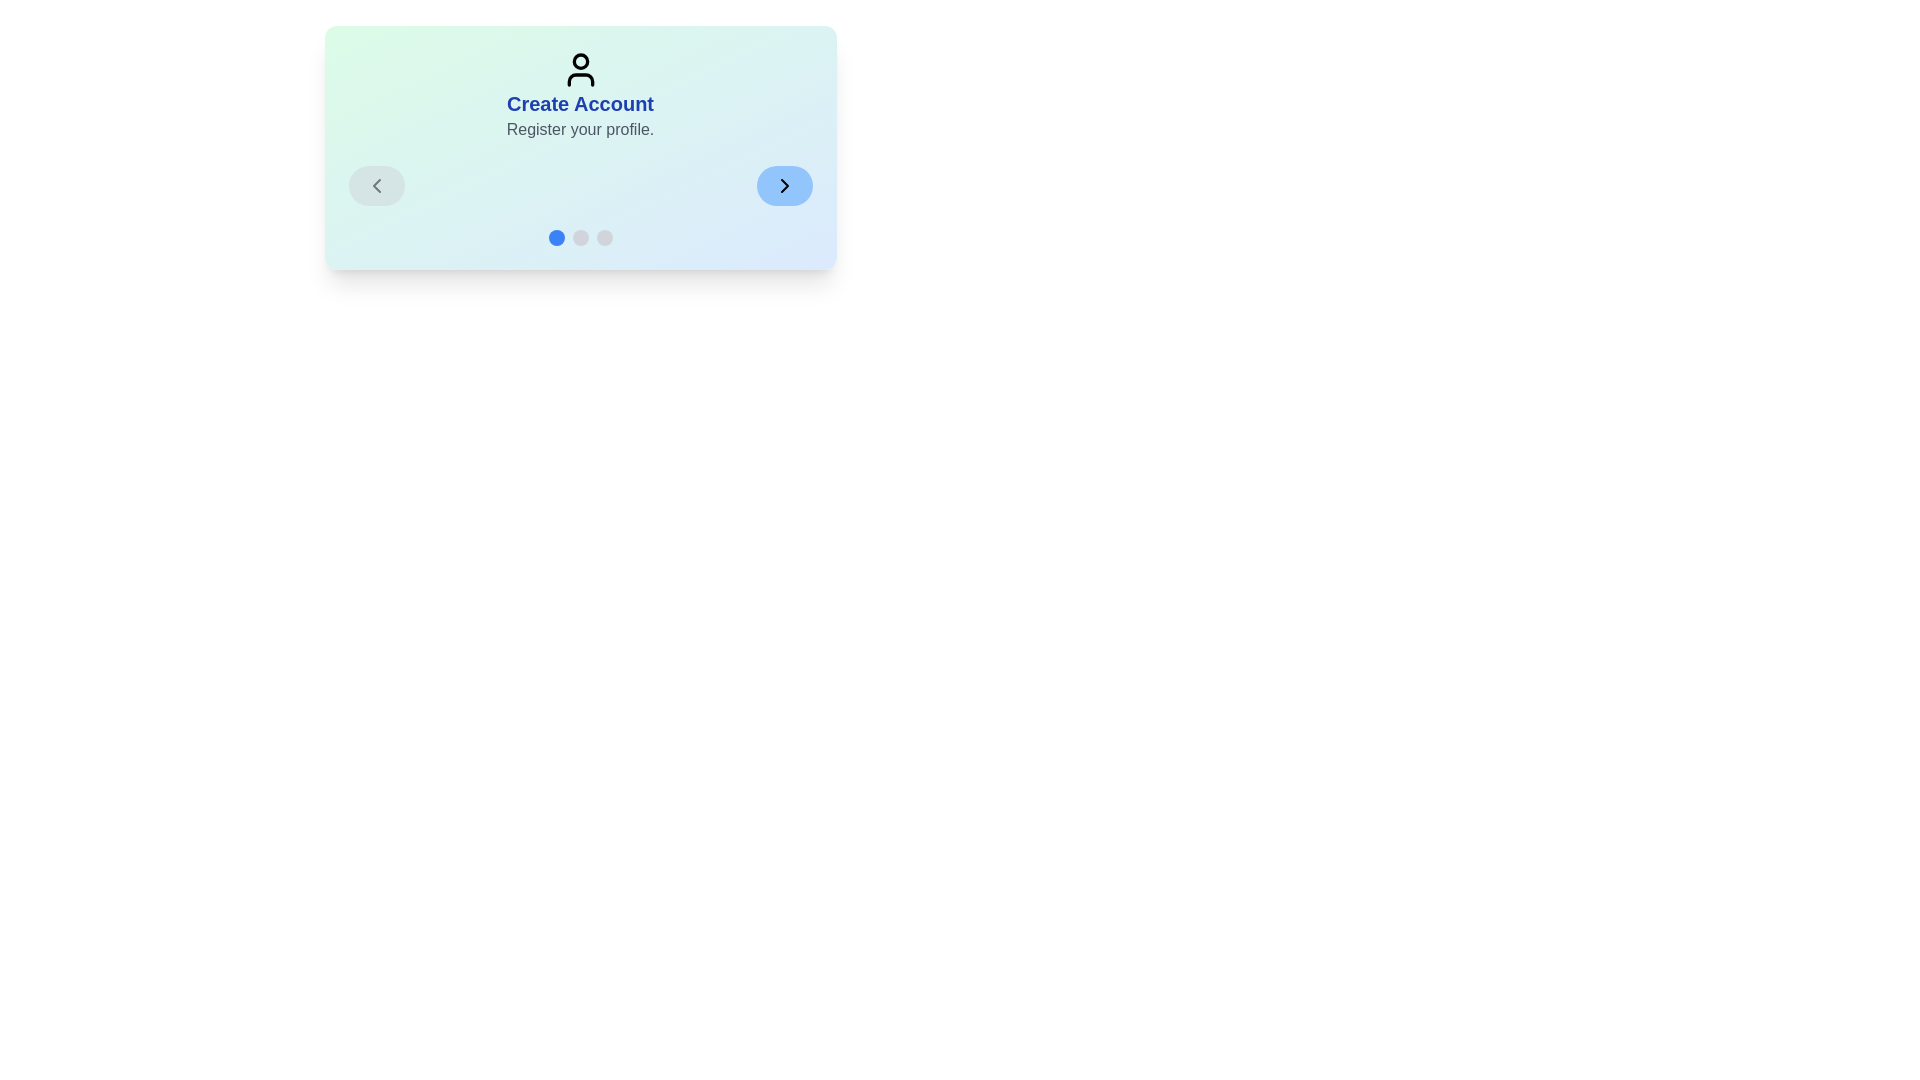  I want to click on the 'Next' button to observe its hover effect, so click(783, 185).